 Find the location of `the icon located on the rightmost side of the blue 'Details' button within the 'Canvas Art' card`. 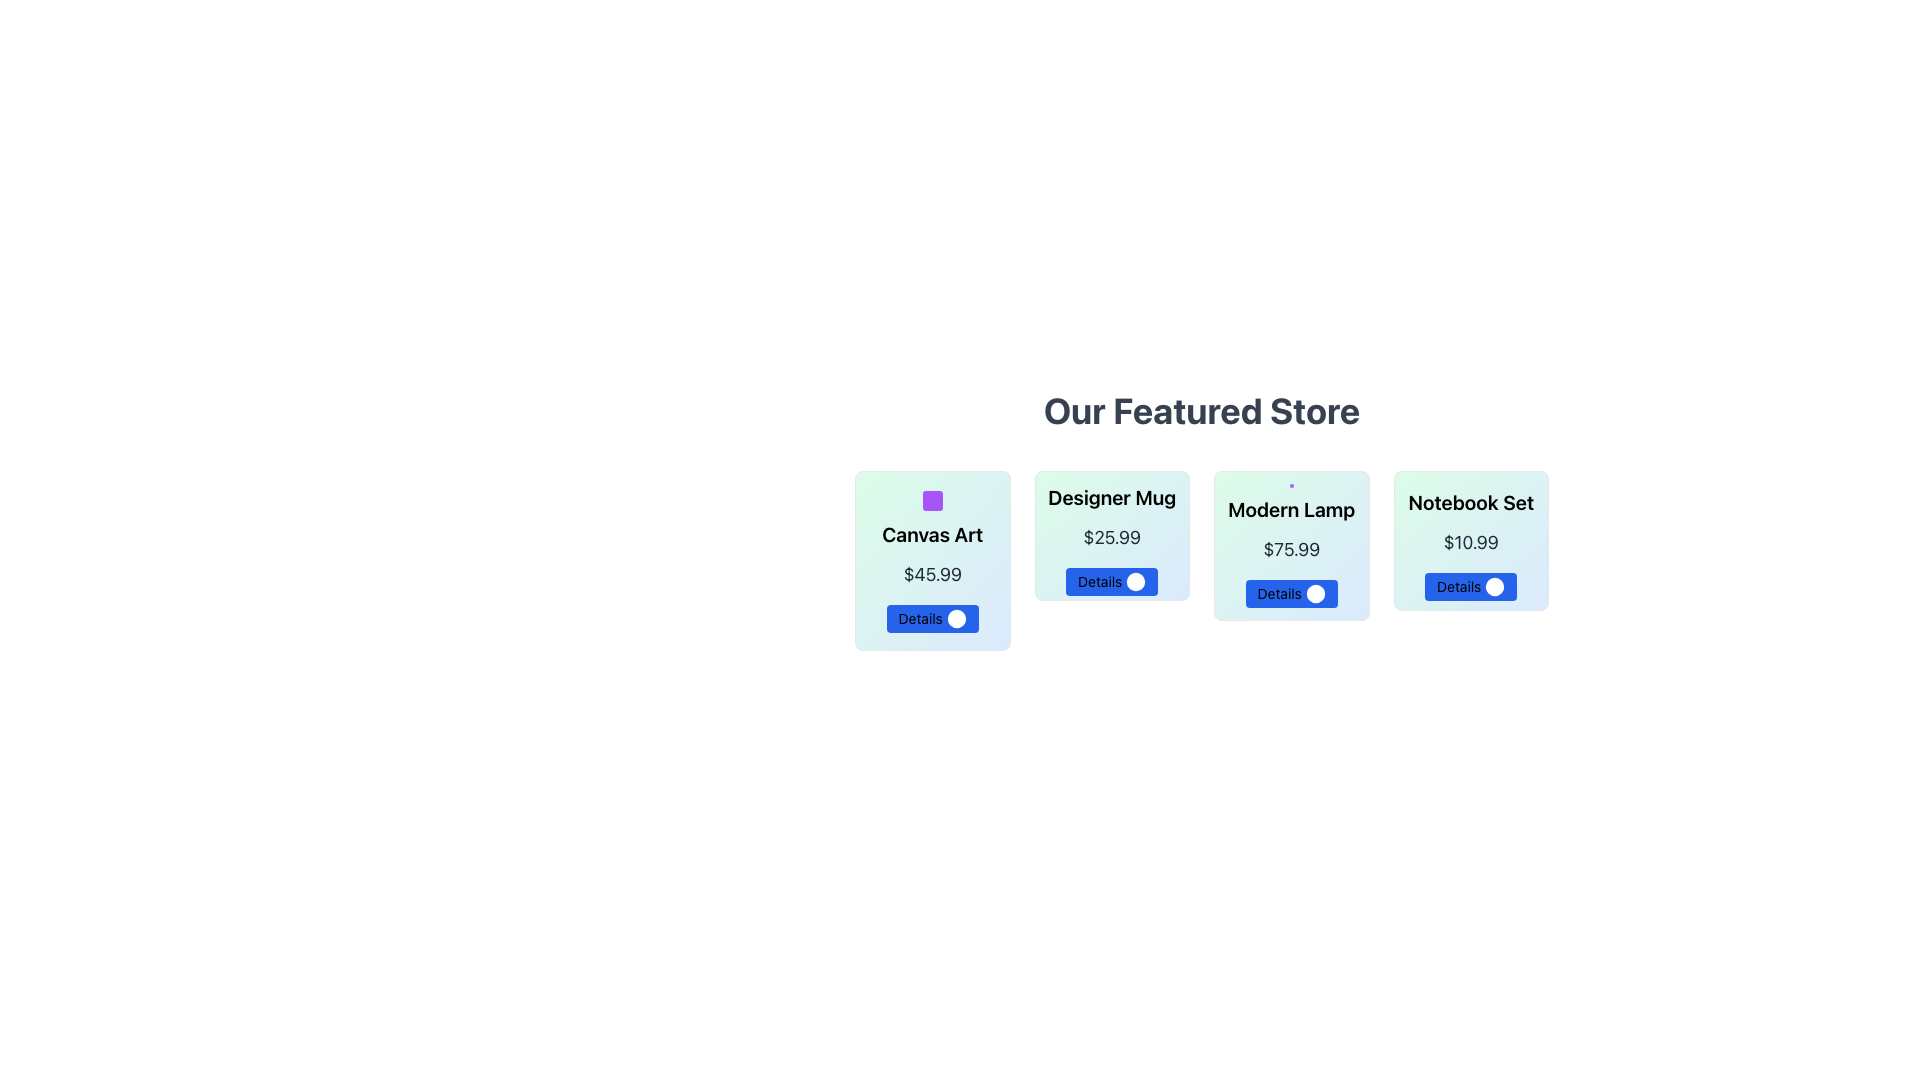

the icon located on the rightmost side of the blue 'Details' button within the 'Canvas Art' card is located at coordinates (955, 617).